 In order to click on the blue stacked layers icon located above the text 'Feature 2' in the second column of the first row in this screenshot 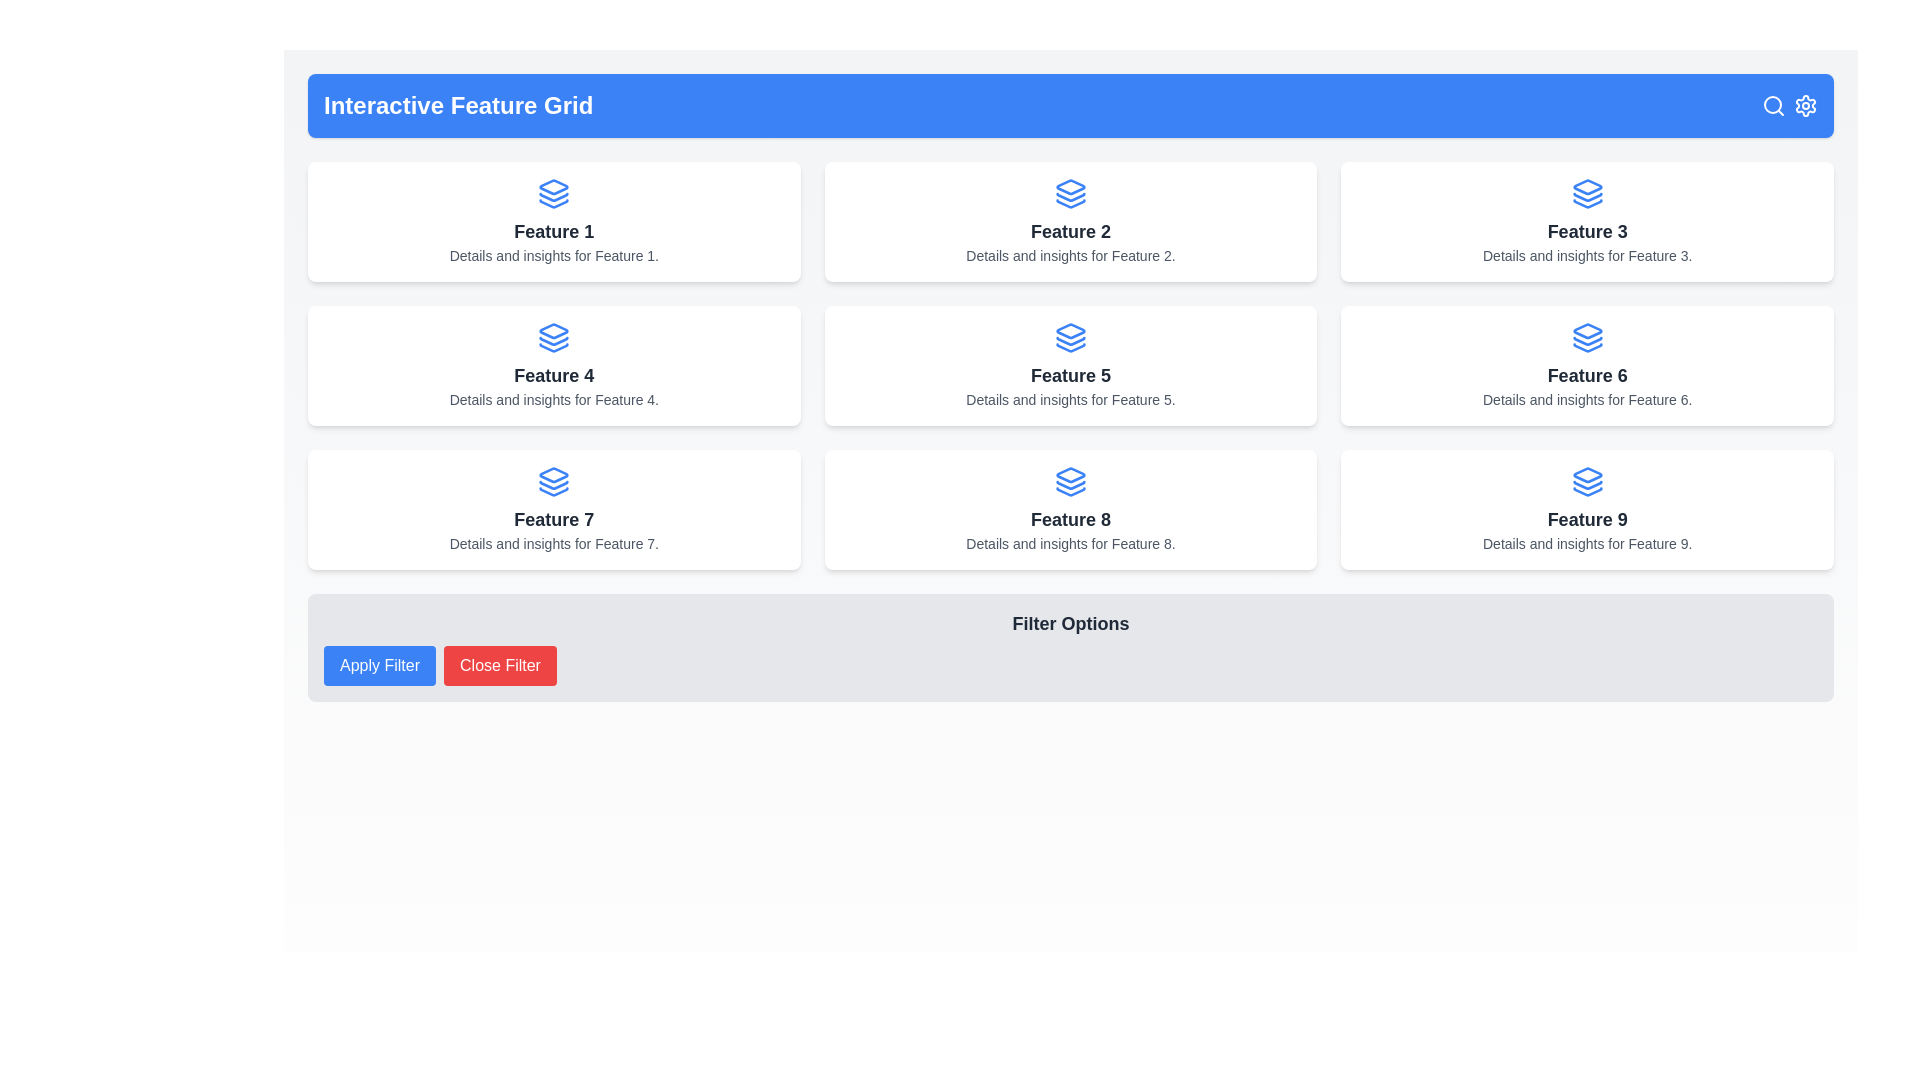, I will do `click(1069, 193)`.